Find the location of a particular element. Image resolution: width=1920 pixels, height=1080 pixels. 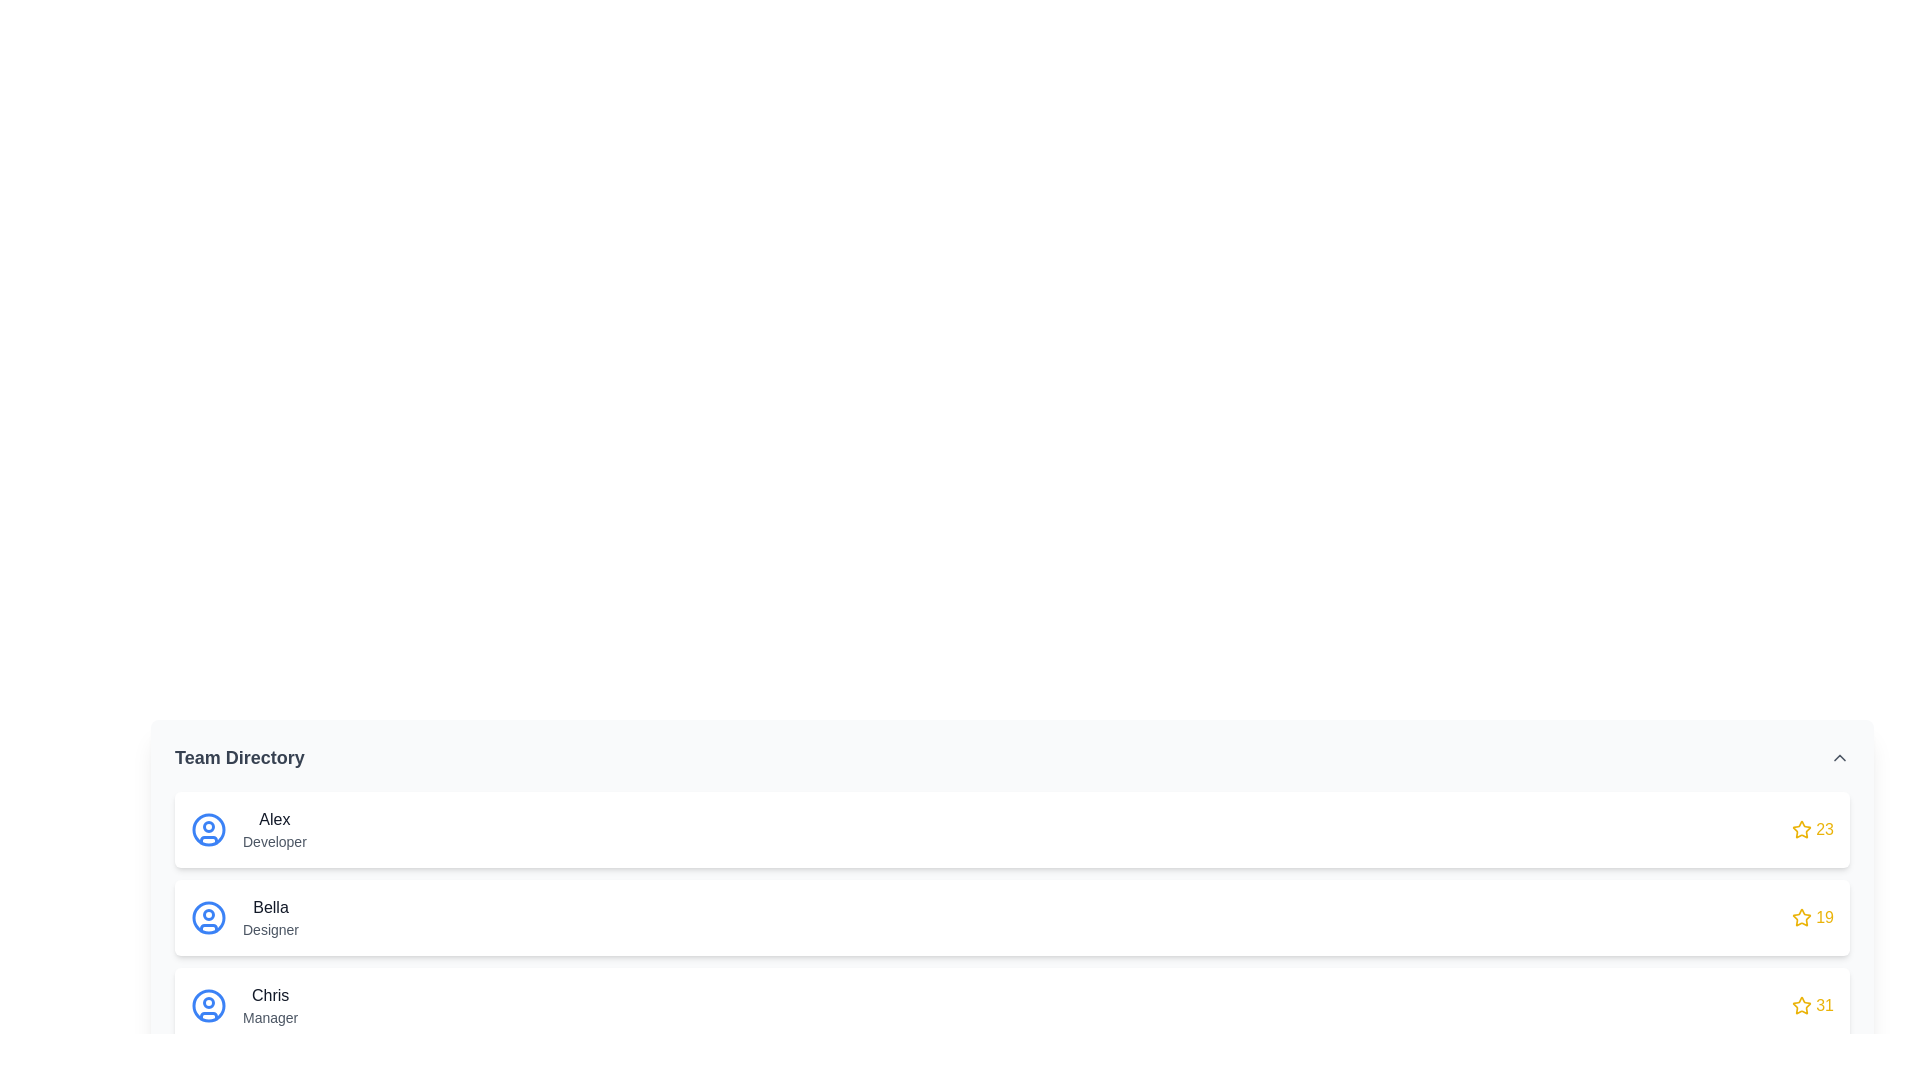

the star icon located to the right of the third item in the list associated with 'Chris, Manager' to highlight or select it is located at coordinates (1802, 1005).